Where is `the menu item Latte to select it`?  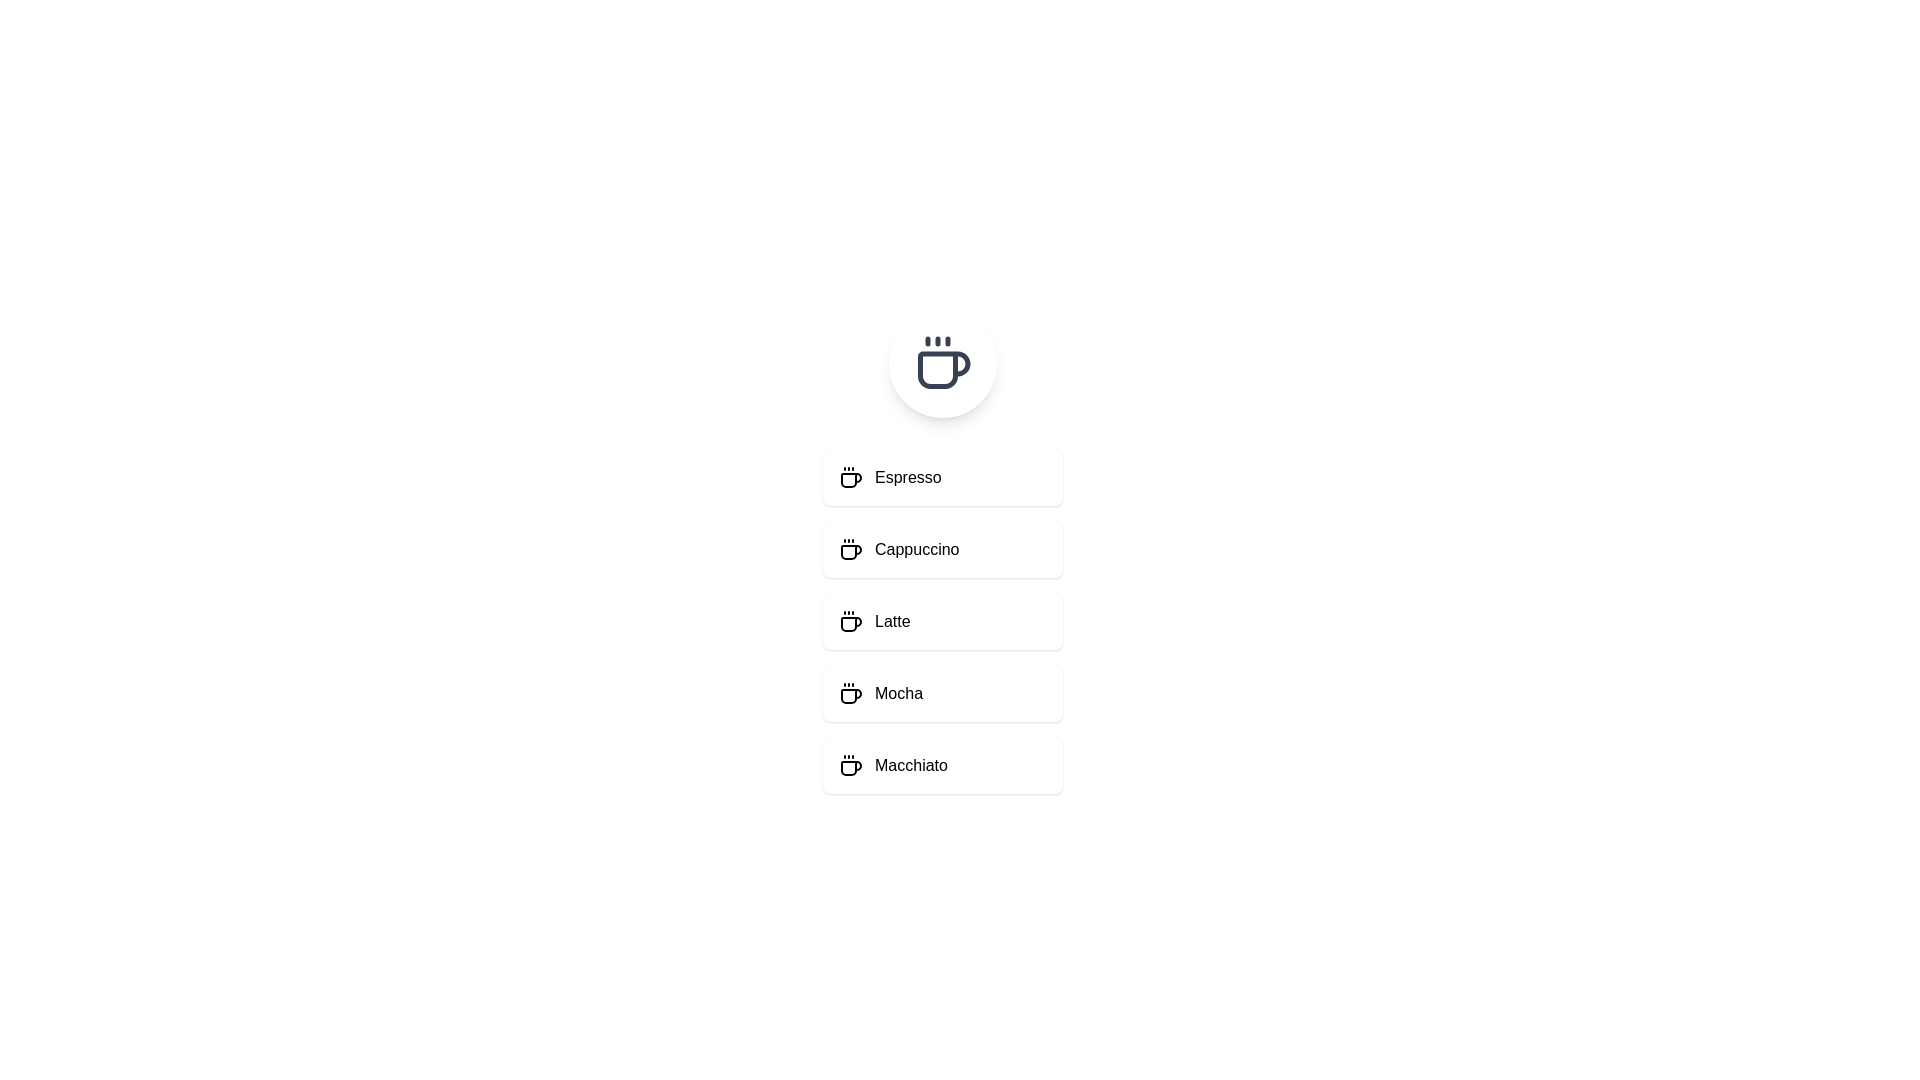
the menu item Latte to select it is located at coordinates (941, 620).